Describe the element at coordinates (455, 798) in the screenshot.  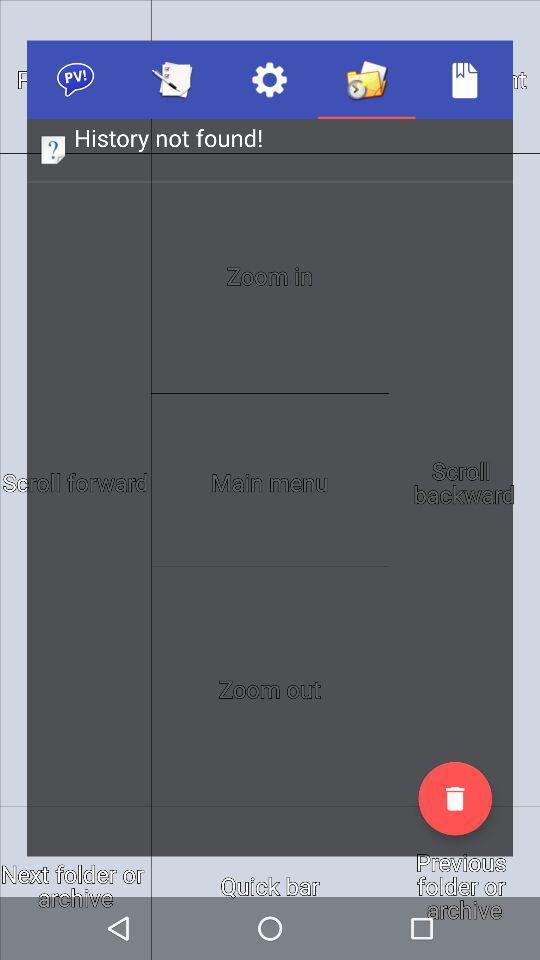
I see `the delete icon` at that location.